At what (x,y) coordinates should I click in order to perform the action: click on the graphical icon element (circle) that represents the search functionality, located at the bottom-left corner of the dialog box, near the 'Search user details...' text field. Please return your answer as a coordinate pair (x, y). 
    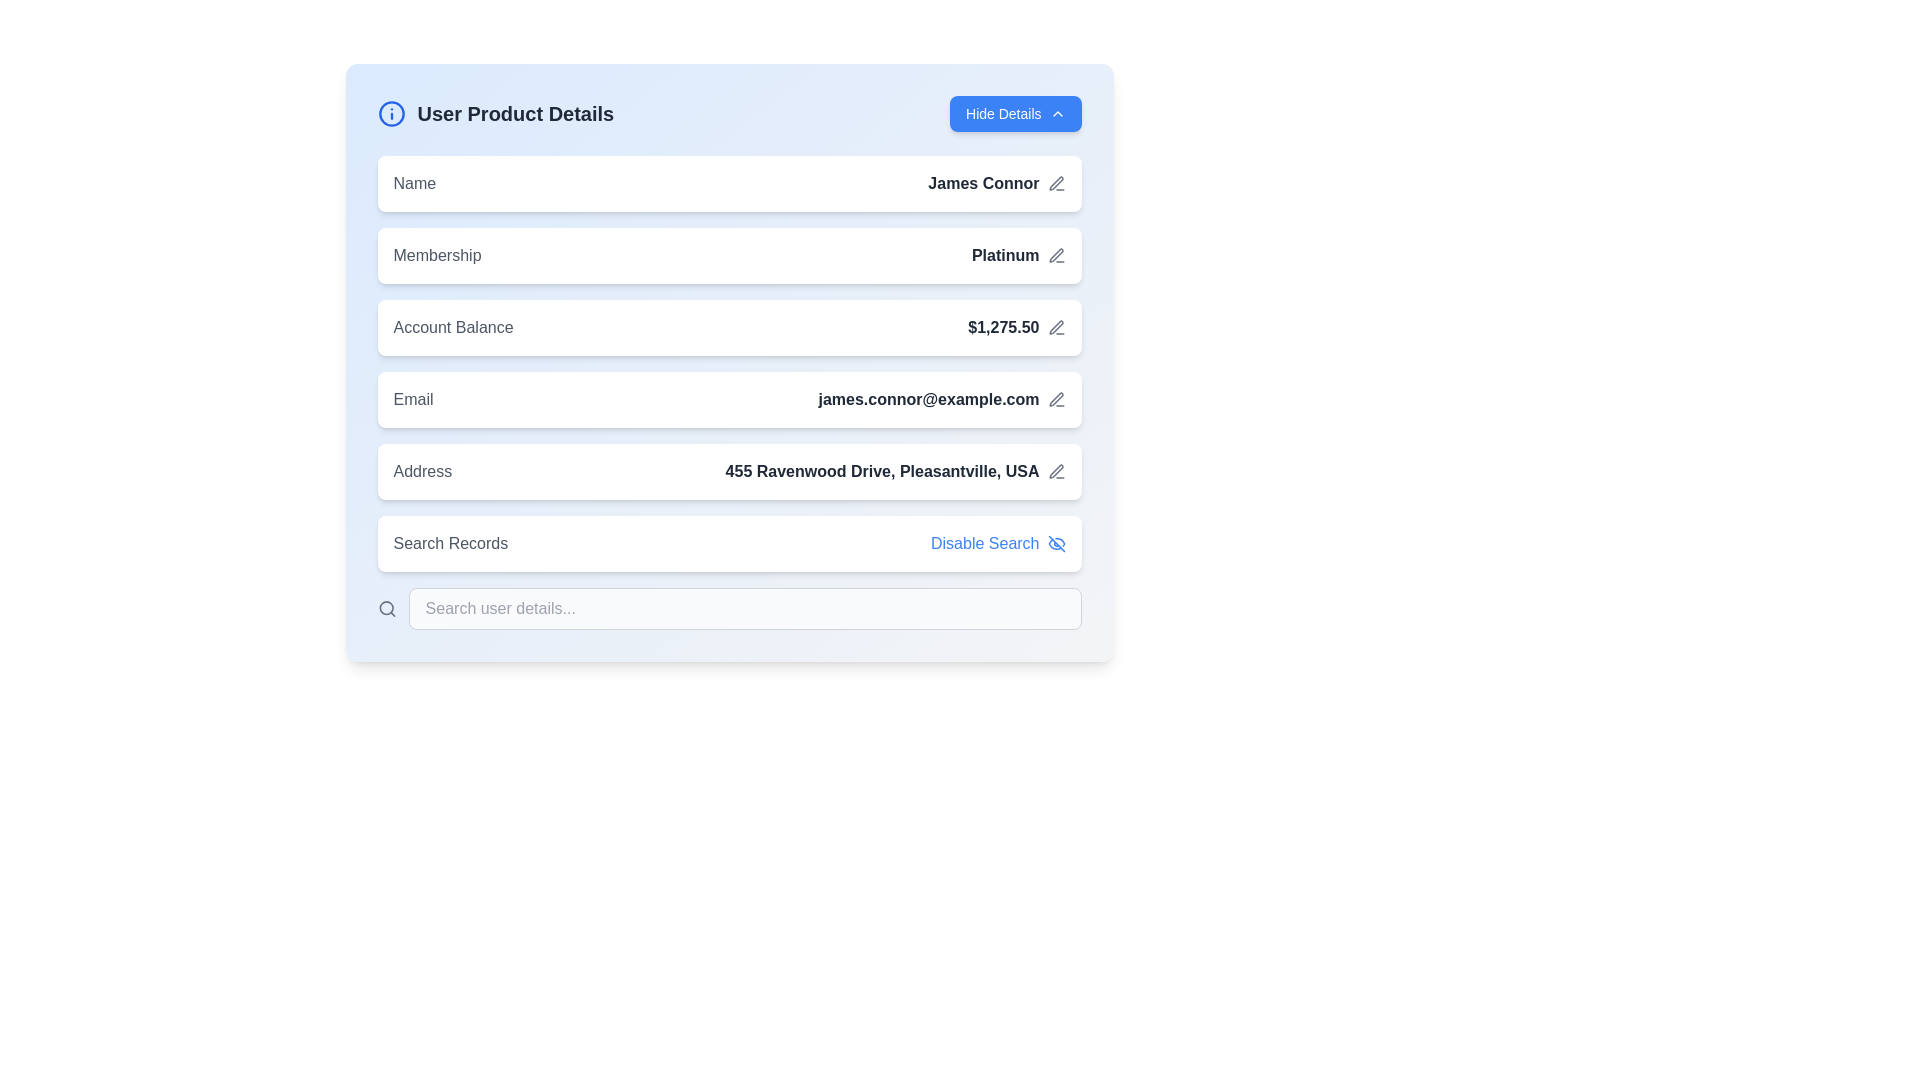
    Looking at the image, I should click on (386, 607).